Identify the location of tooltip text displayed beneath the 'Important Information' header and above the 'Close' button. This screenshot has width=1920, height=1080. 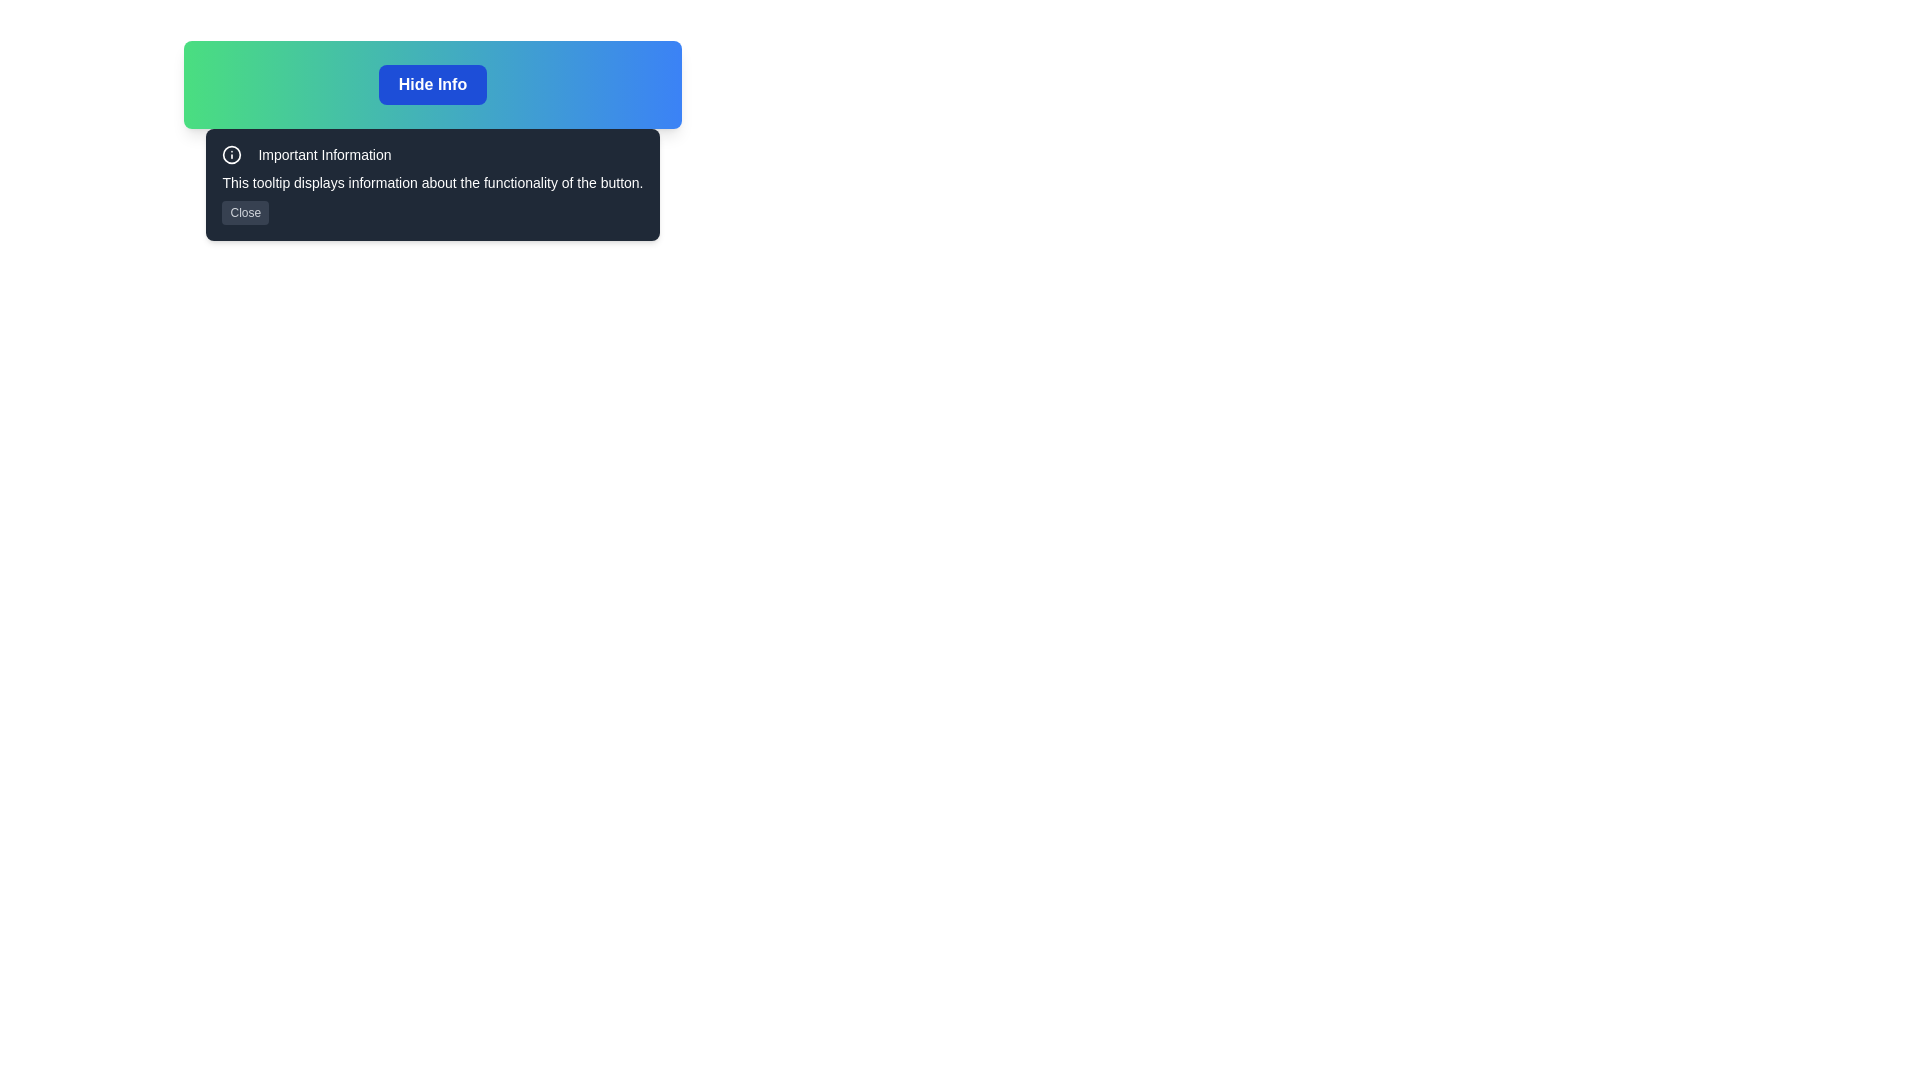
(431, 182).